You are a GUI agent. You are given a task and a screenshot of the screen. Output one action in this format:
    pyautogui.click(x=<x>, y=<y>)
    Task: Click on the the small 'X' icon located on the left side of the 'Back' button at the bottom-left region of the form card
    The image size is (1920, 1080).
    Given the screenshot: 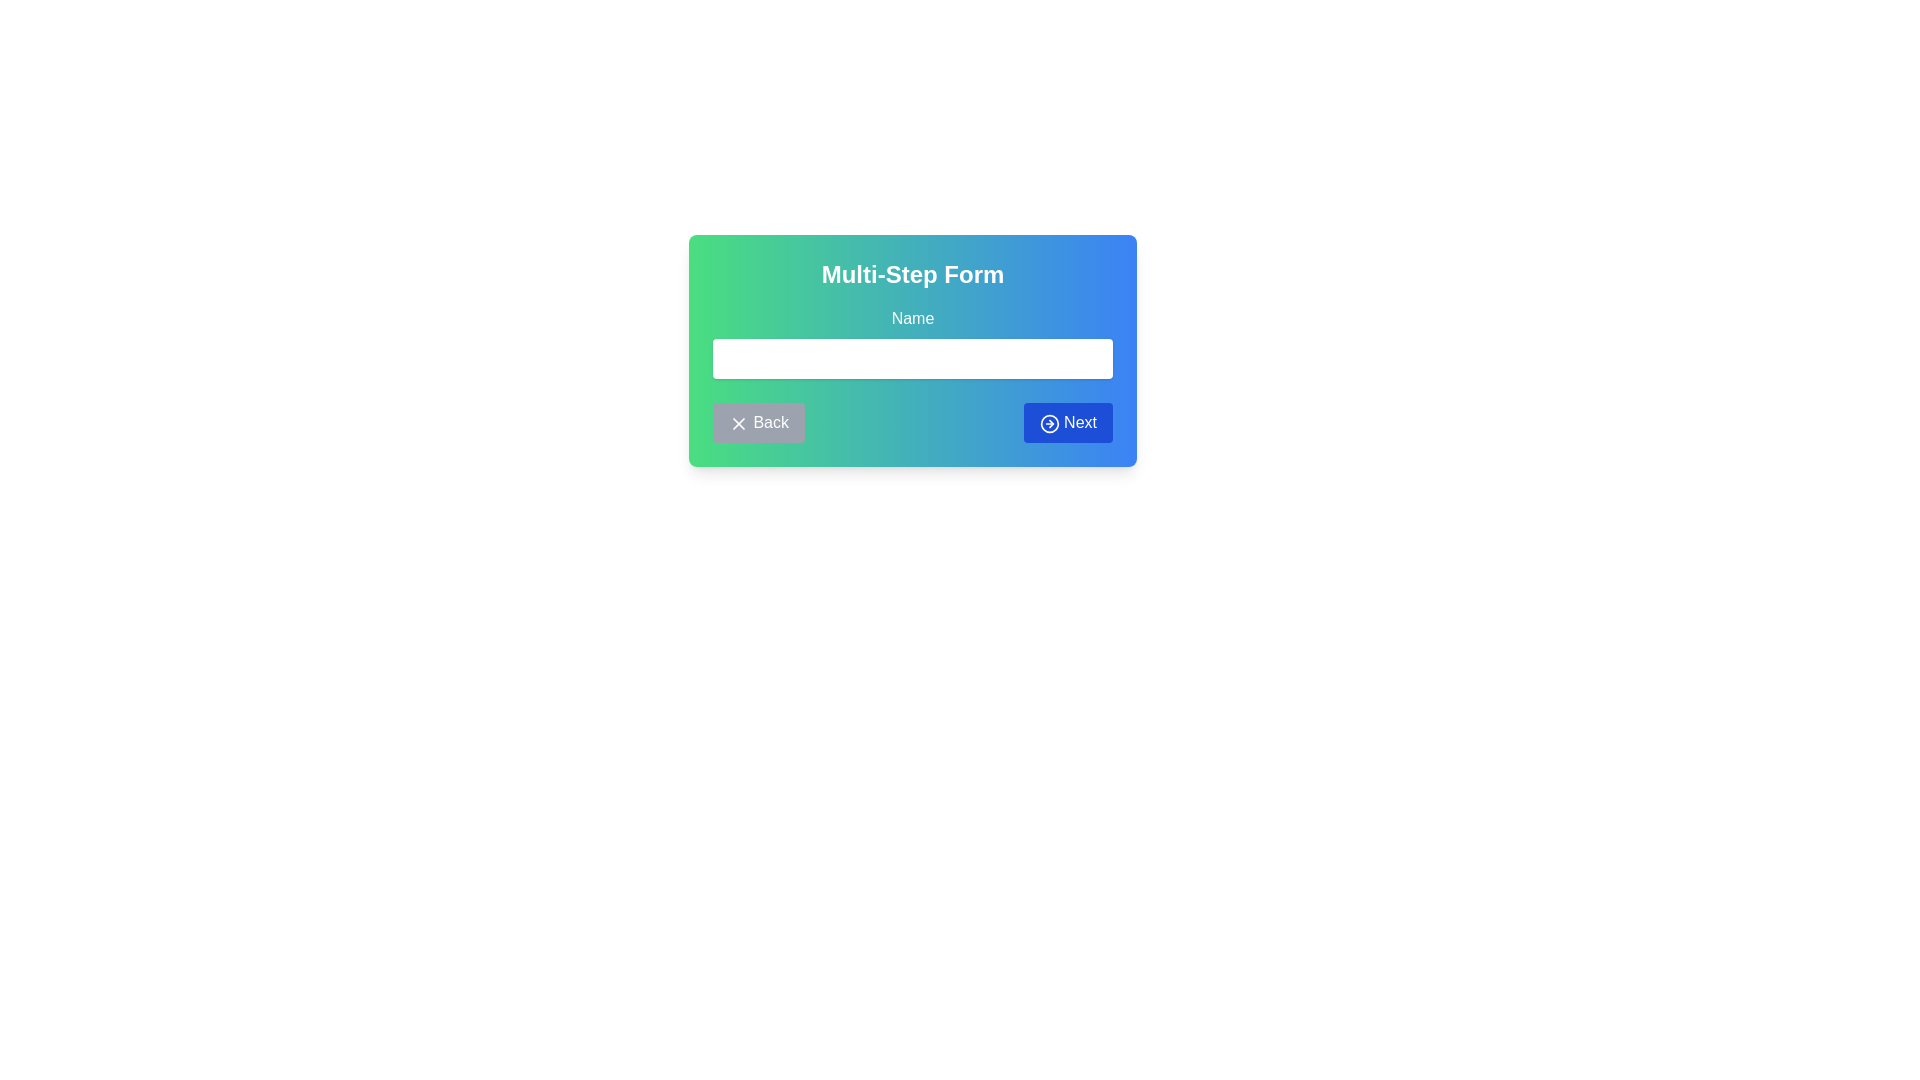 What is the action you would take?
    pyautogui.click(x=738, y=422)
    